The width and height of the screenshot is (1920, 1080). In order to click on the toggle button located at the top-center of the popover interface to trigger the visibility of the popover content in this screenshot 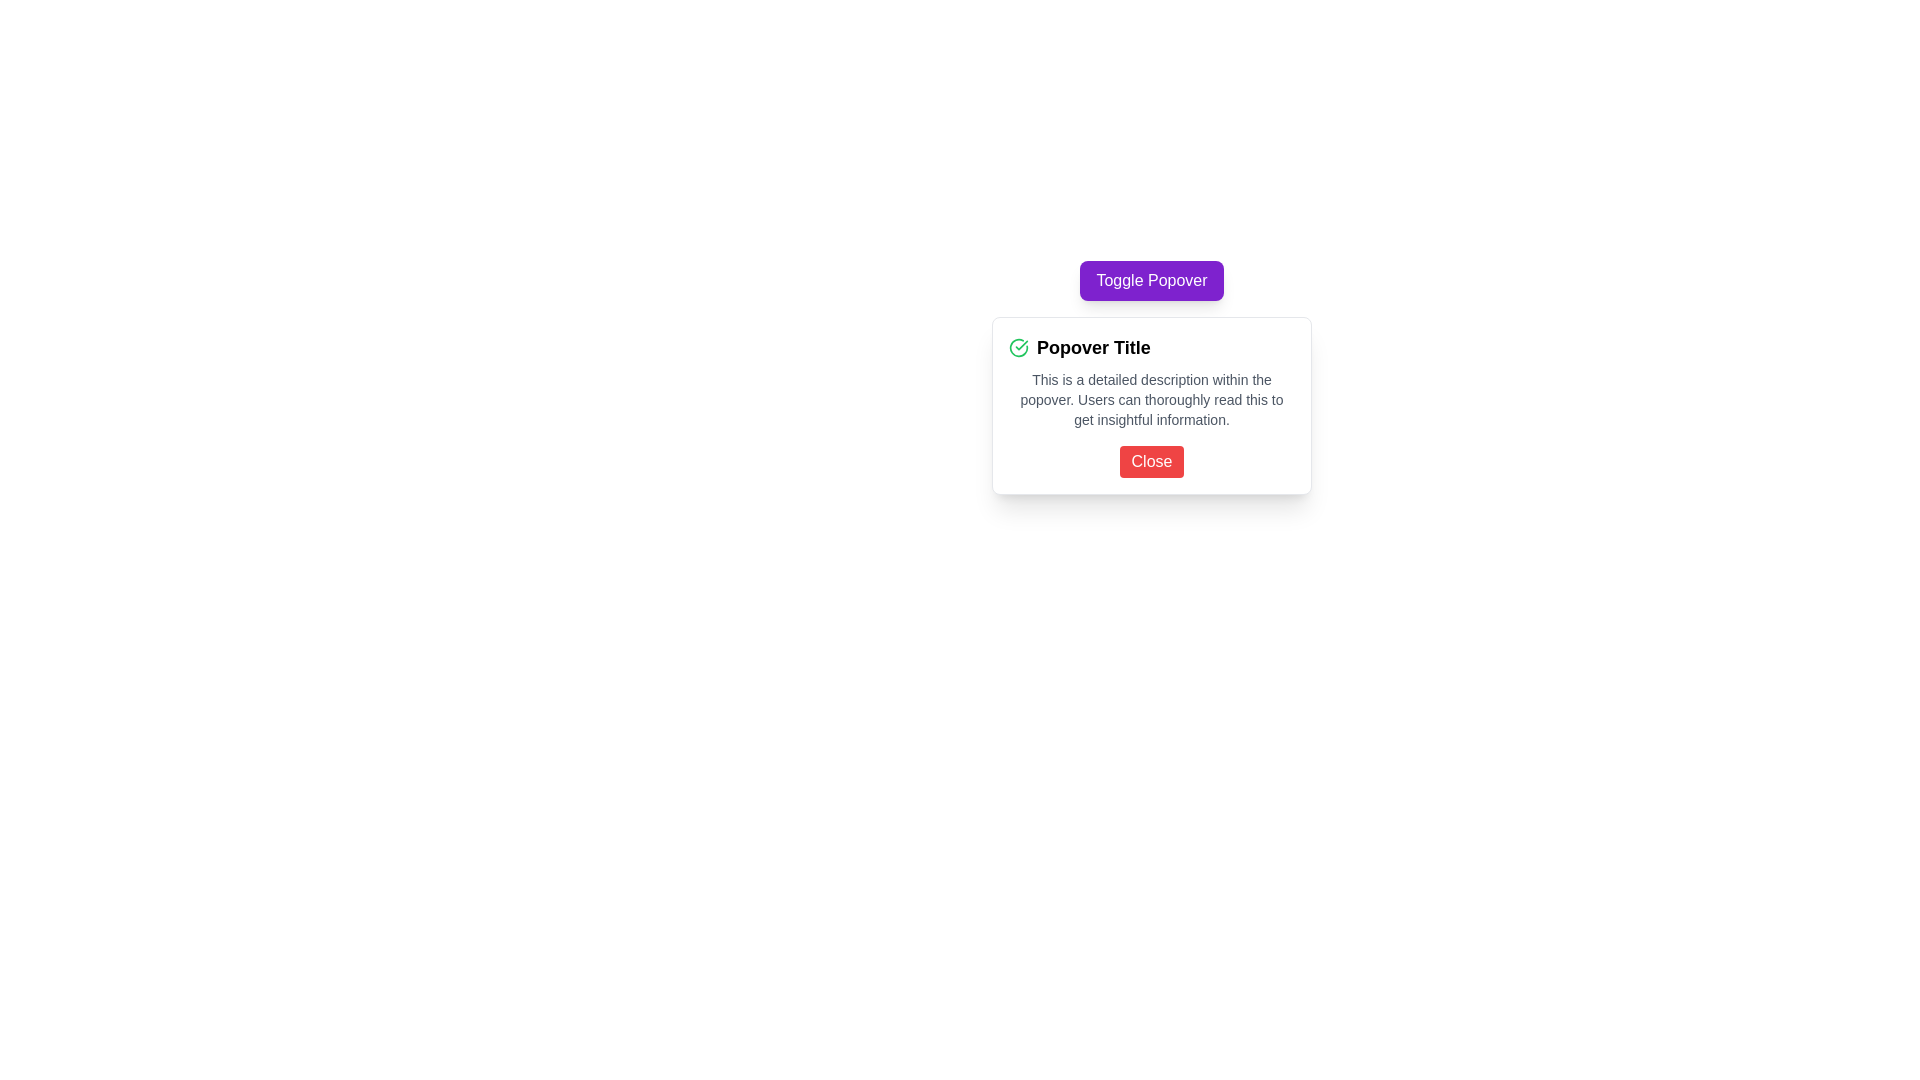, I will do `click(1152, 281)`.